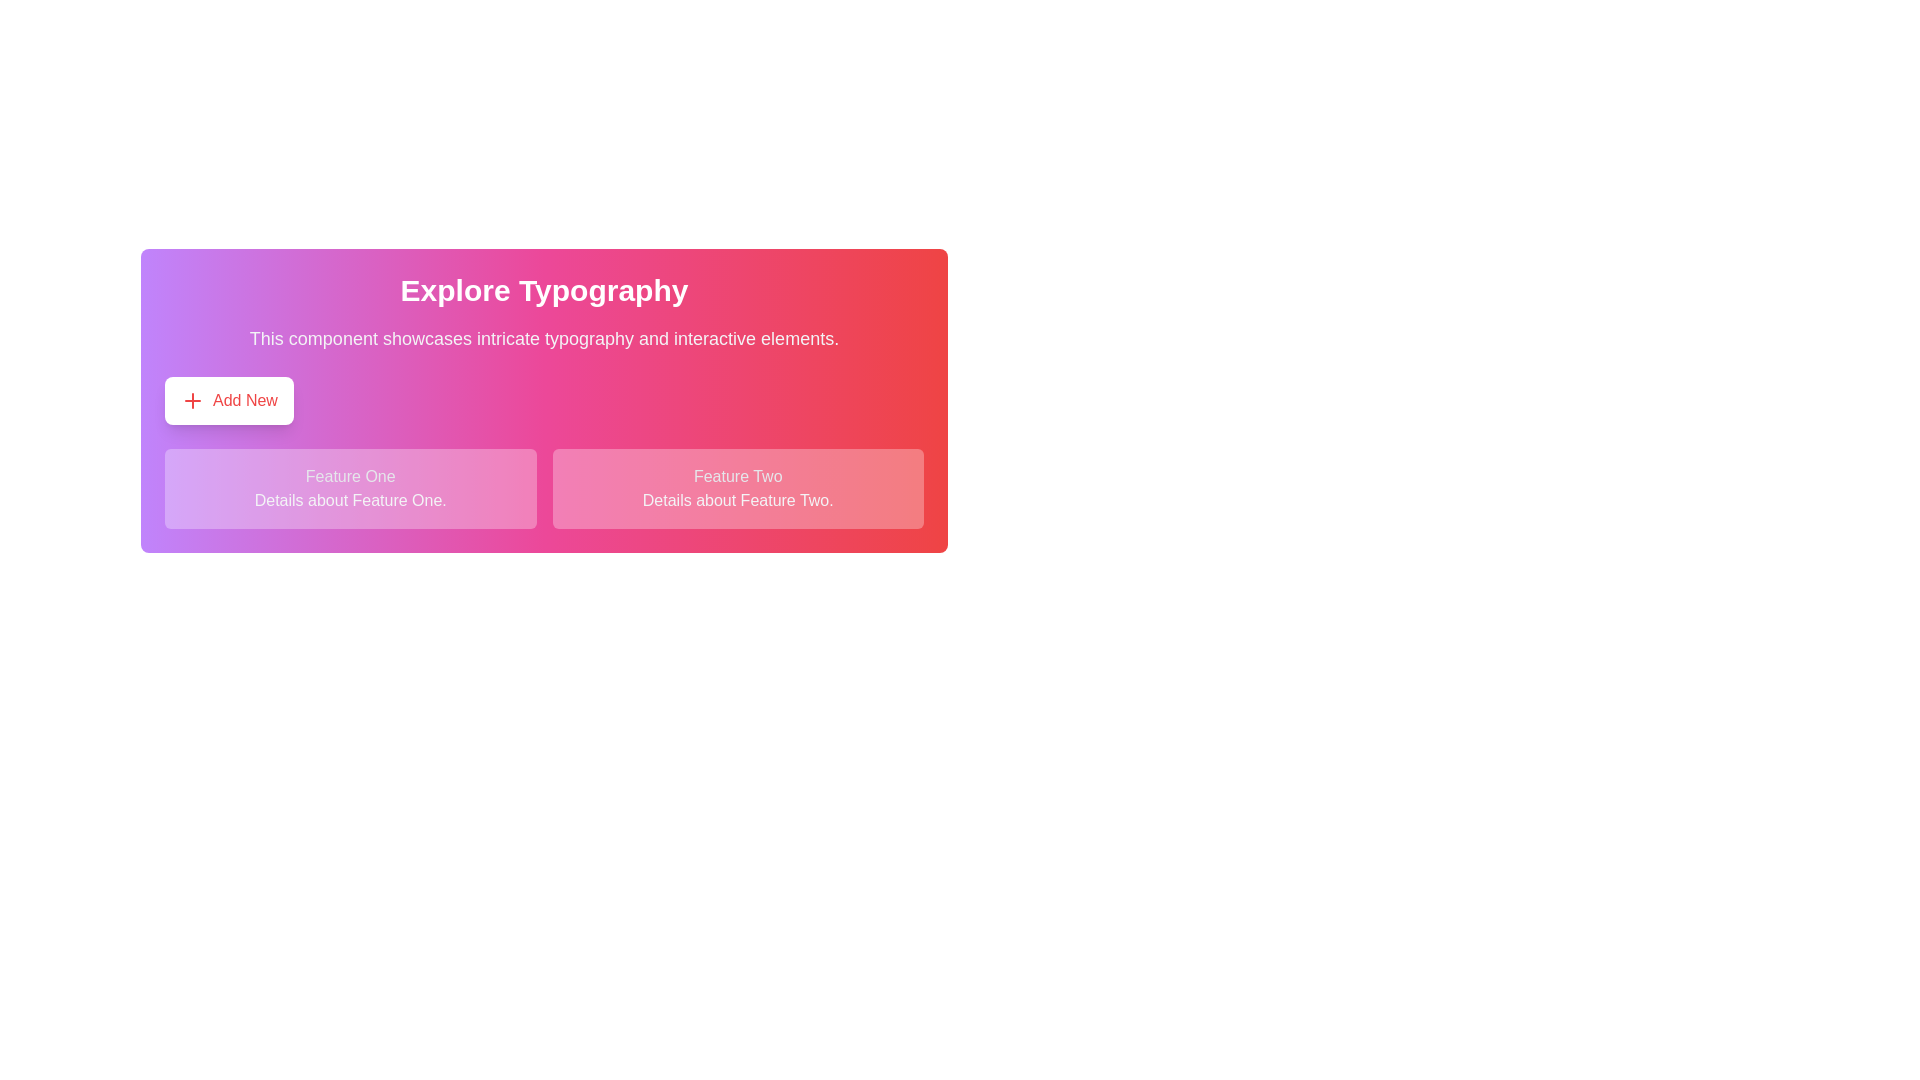  I want to click on the static text displaying 'Details about Feature Two,' which is styled in gray and positioned below 'Feature Two.', so click(737, 500).